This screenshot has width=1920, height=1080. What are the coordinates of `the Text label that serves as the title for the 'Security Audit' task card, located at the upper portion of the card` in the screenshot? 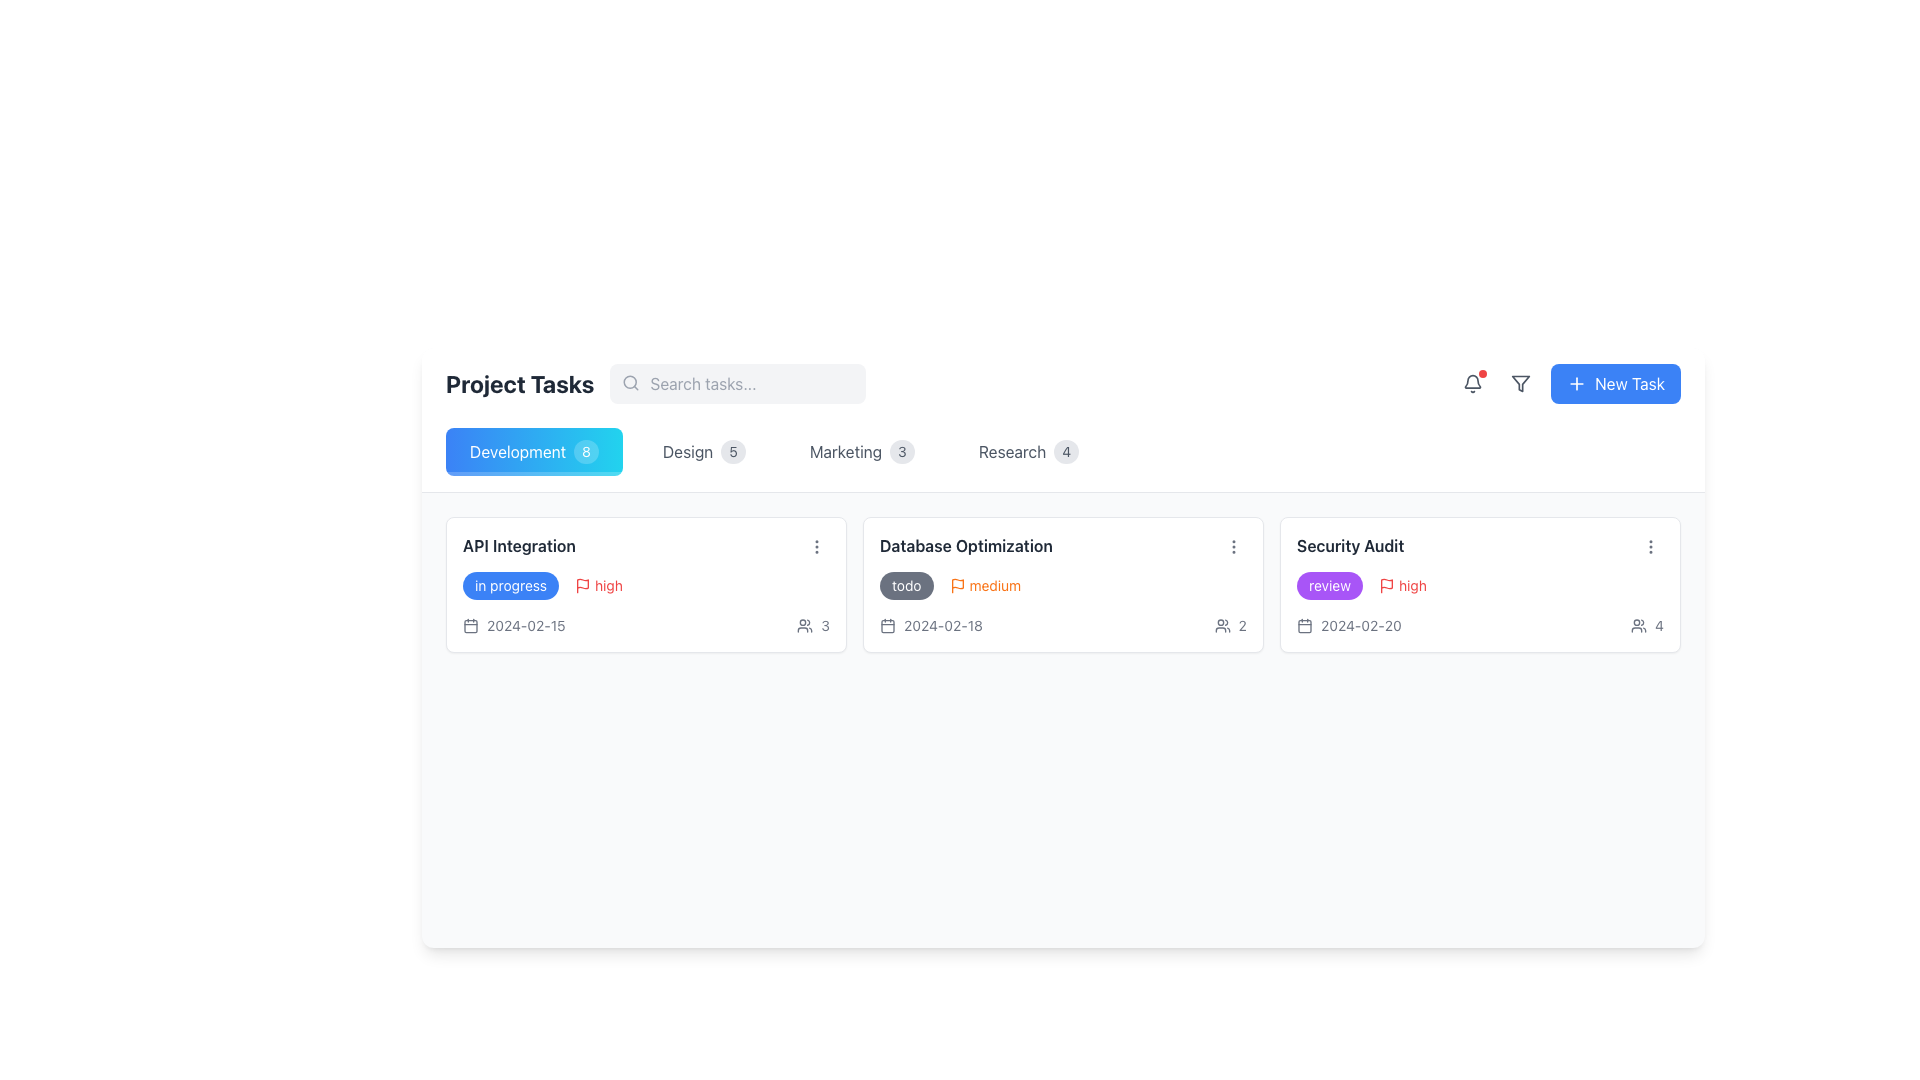 It's located at (1350, 546).